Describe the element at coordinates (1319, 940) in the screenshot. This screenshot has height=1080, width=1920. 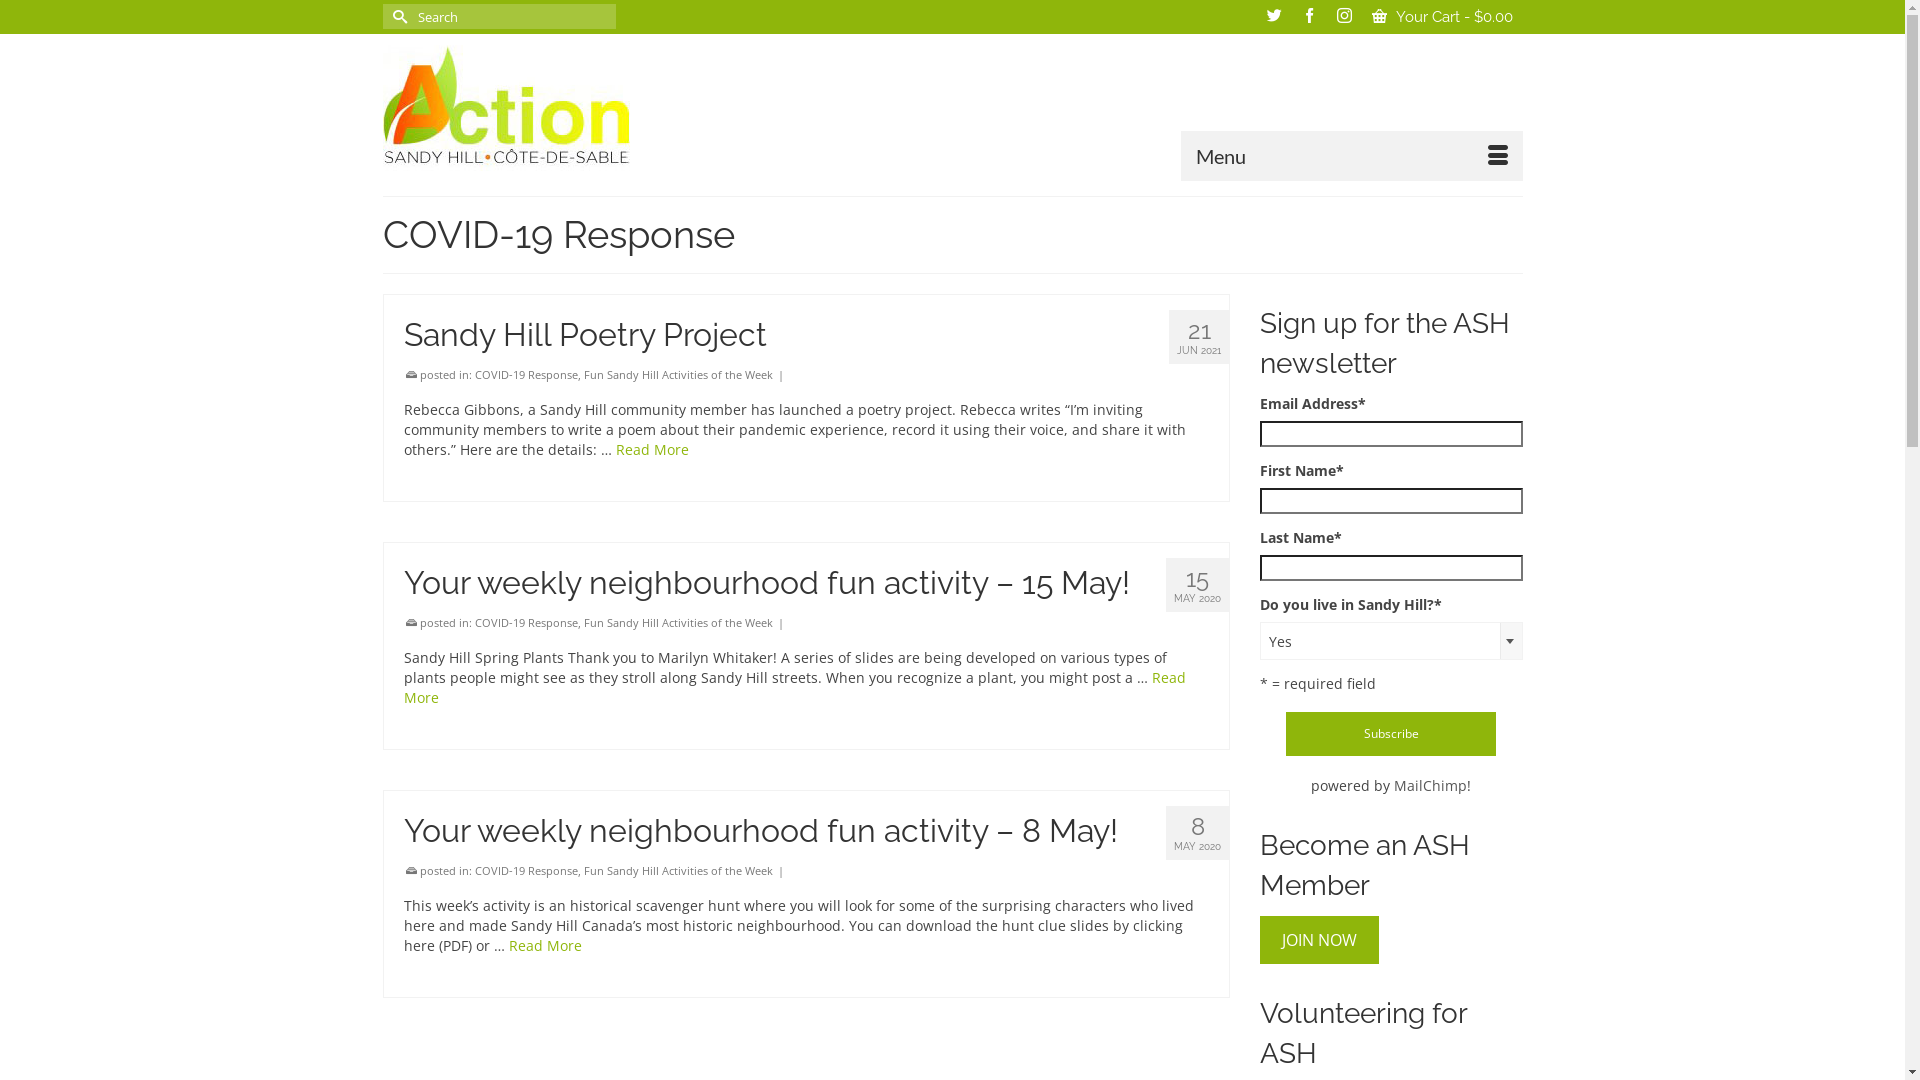
I see `'JOIN NOW'` at that location.